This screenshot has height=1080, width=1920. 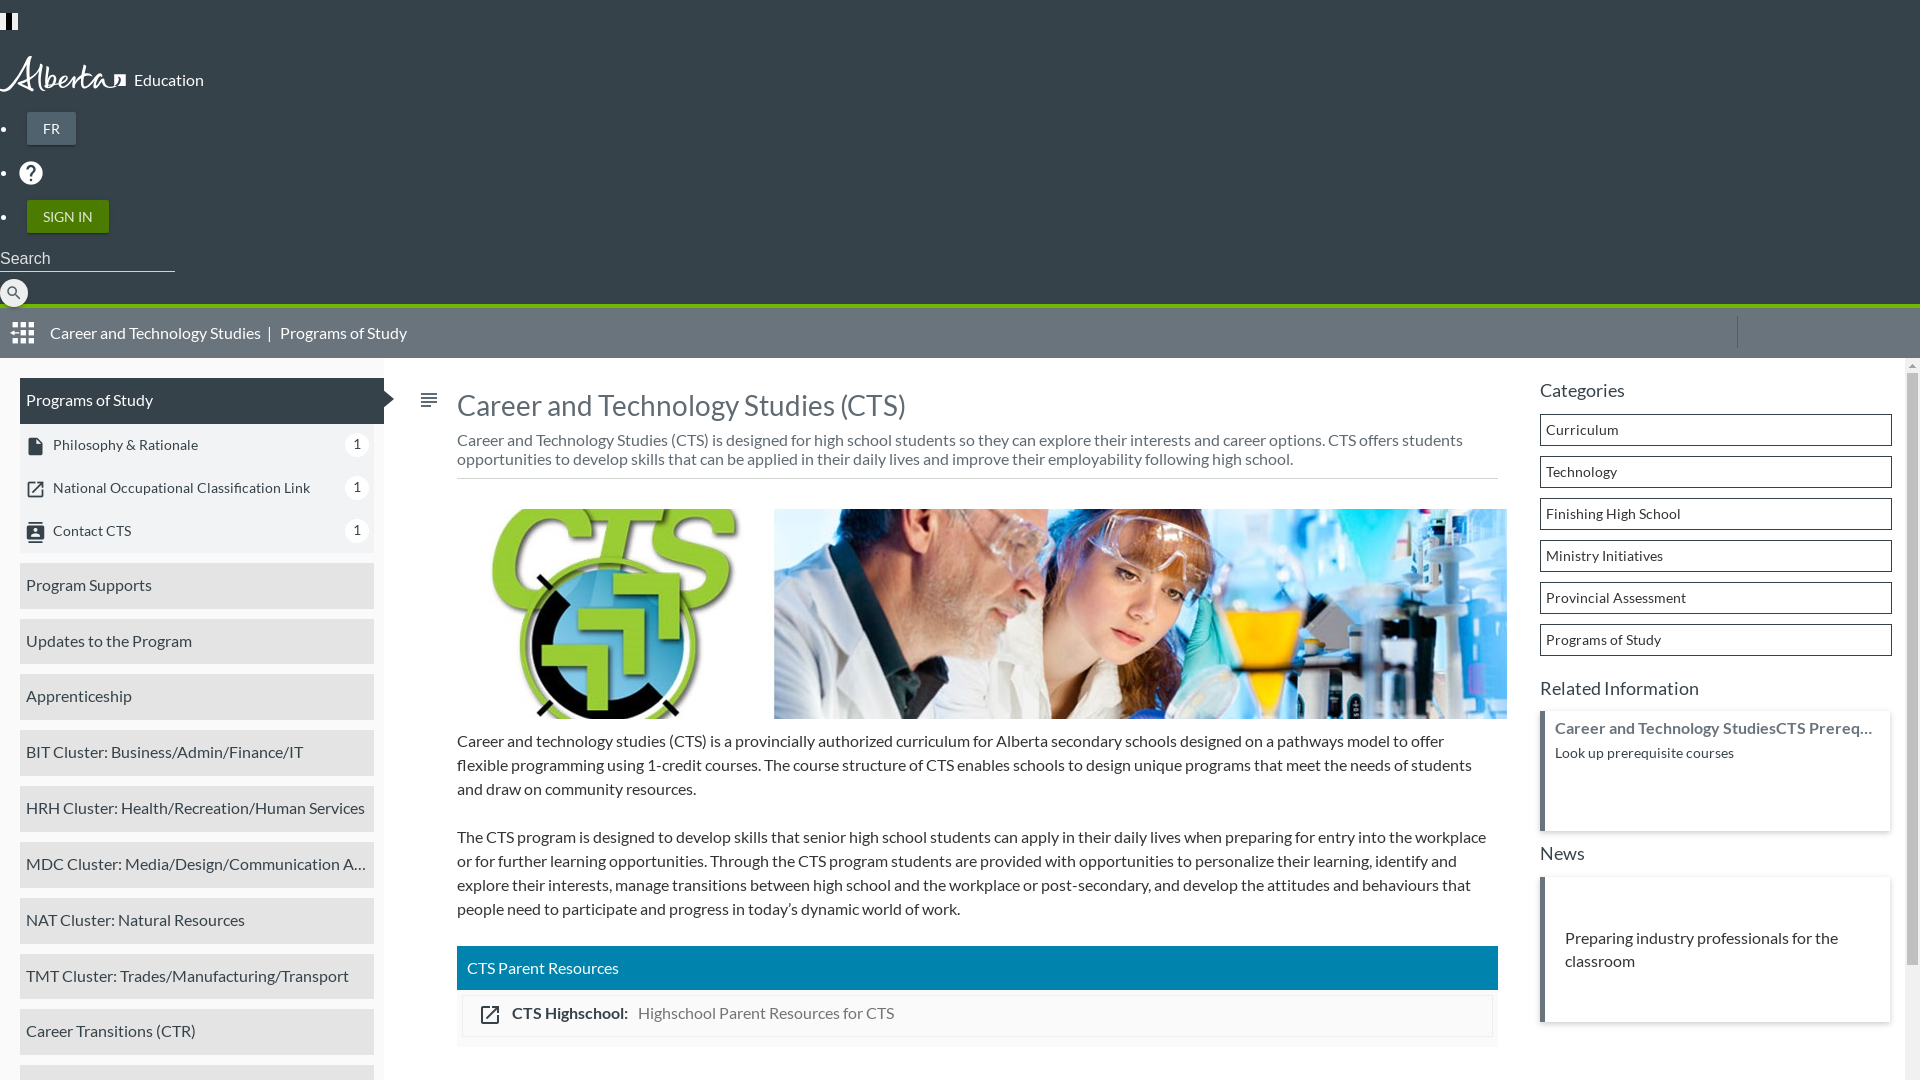 I want to click on 'search', so click(x=14, y=293).